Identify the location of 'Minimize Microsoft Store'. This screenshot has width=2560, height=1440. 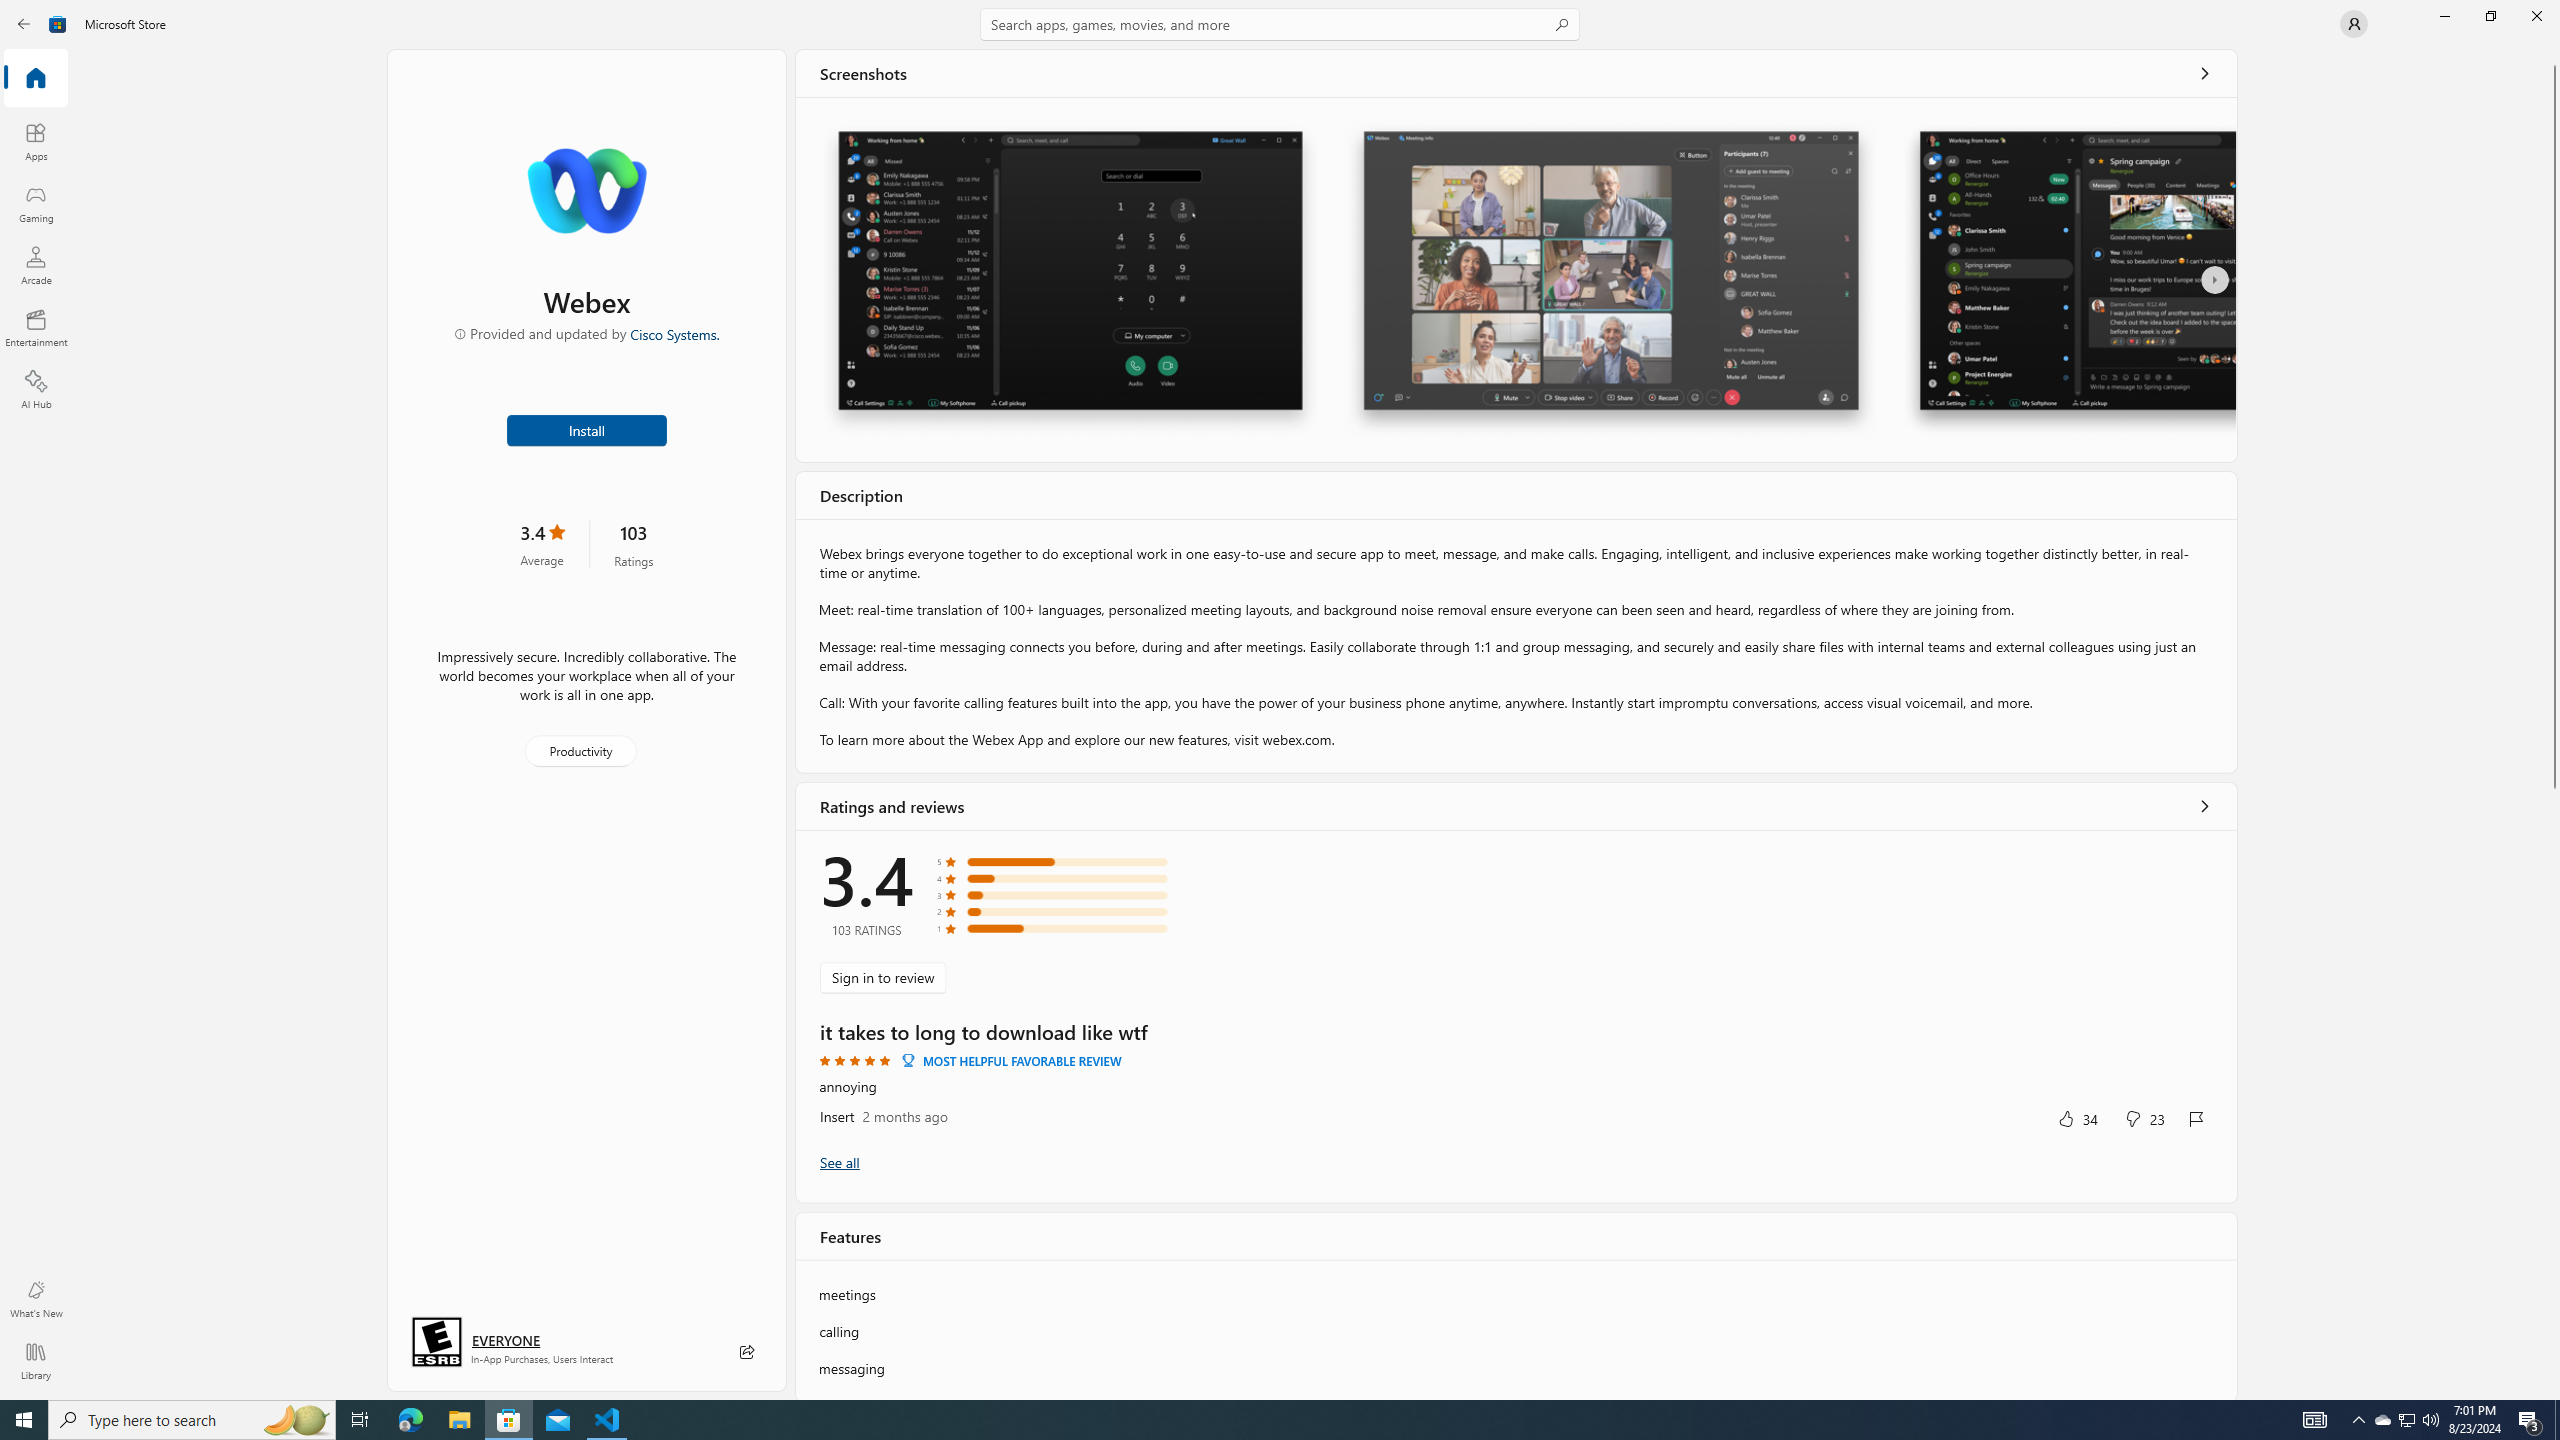
(2443, 15).